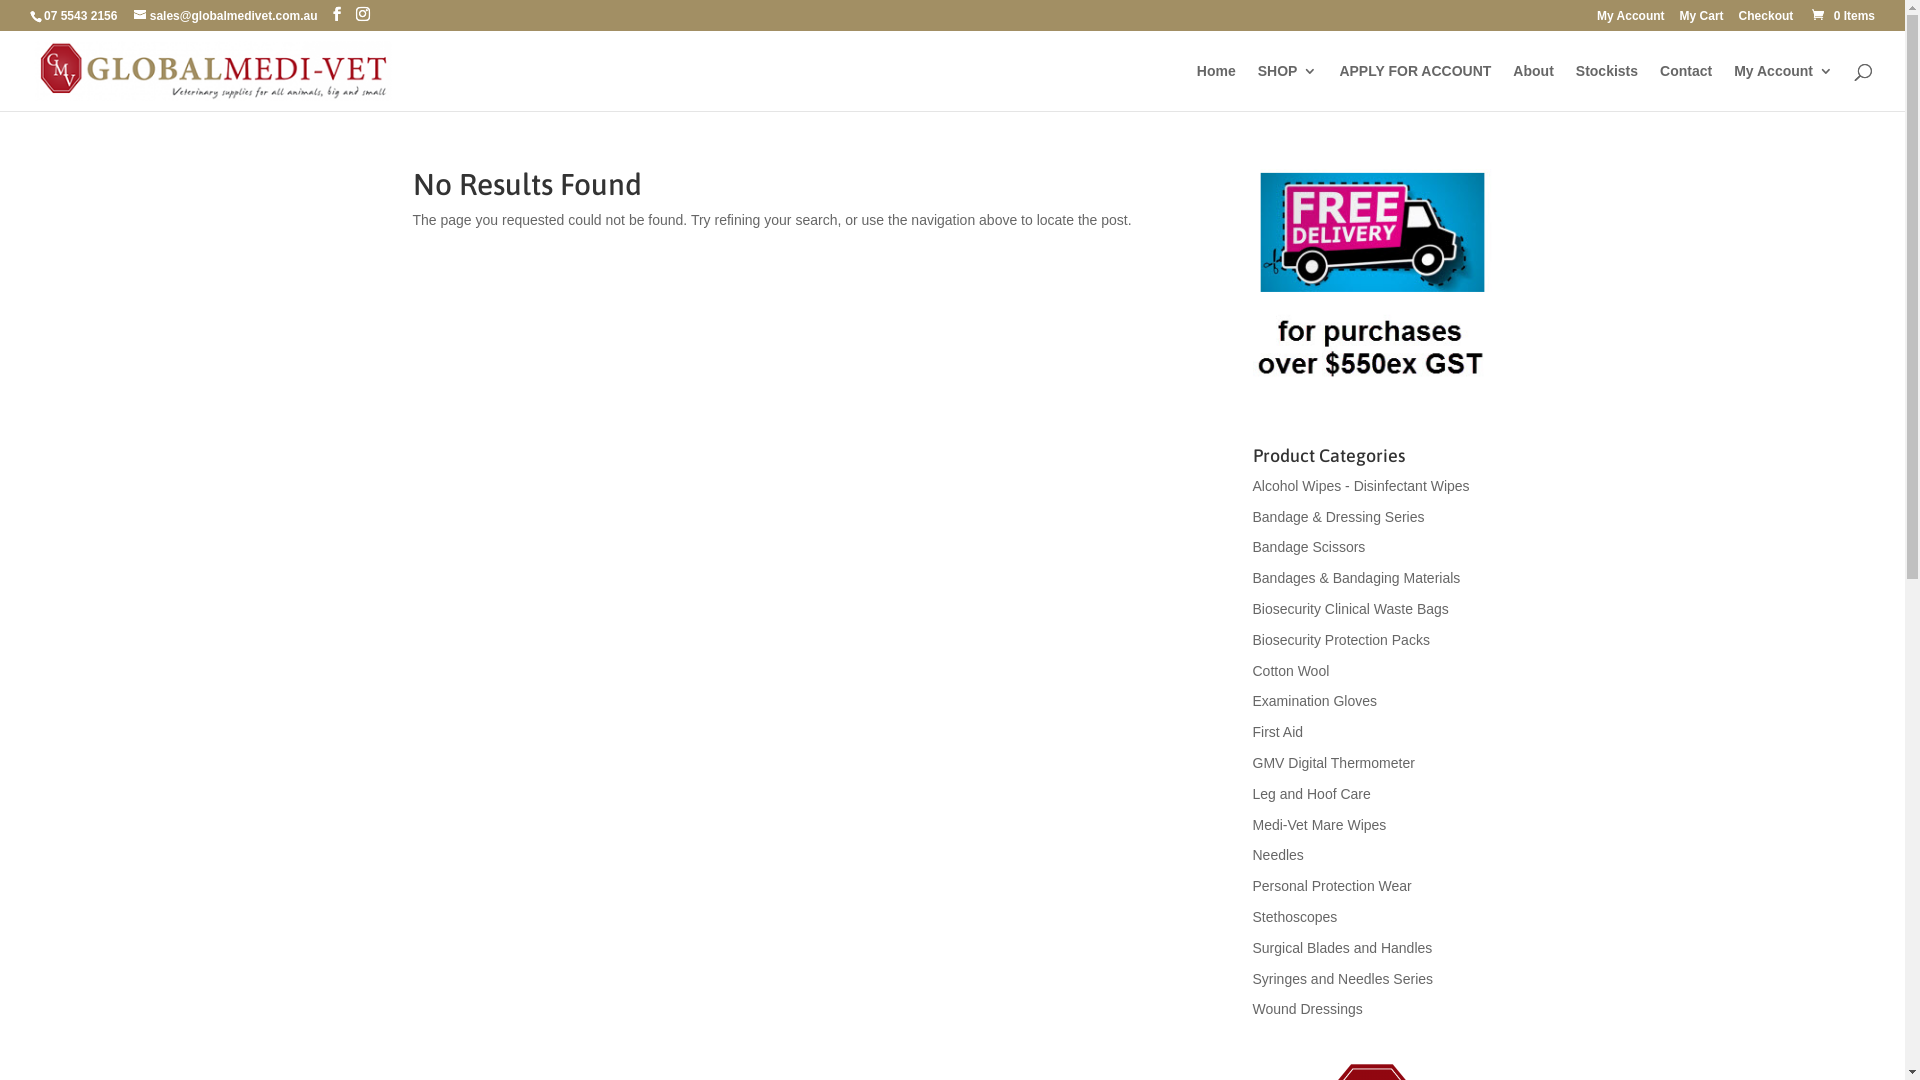 The height and width of the screenshot is (1080, 1920). Describe the element at coordinates (133, 15) in the screenshot. I see `'sales@globalmedivet.com.au'` at that location.